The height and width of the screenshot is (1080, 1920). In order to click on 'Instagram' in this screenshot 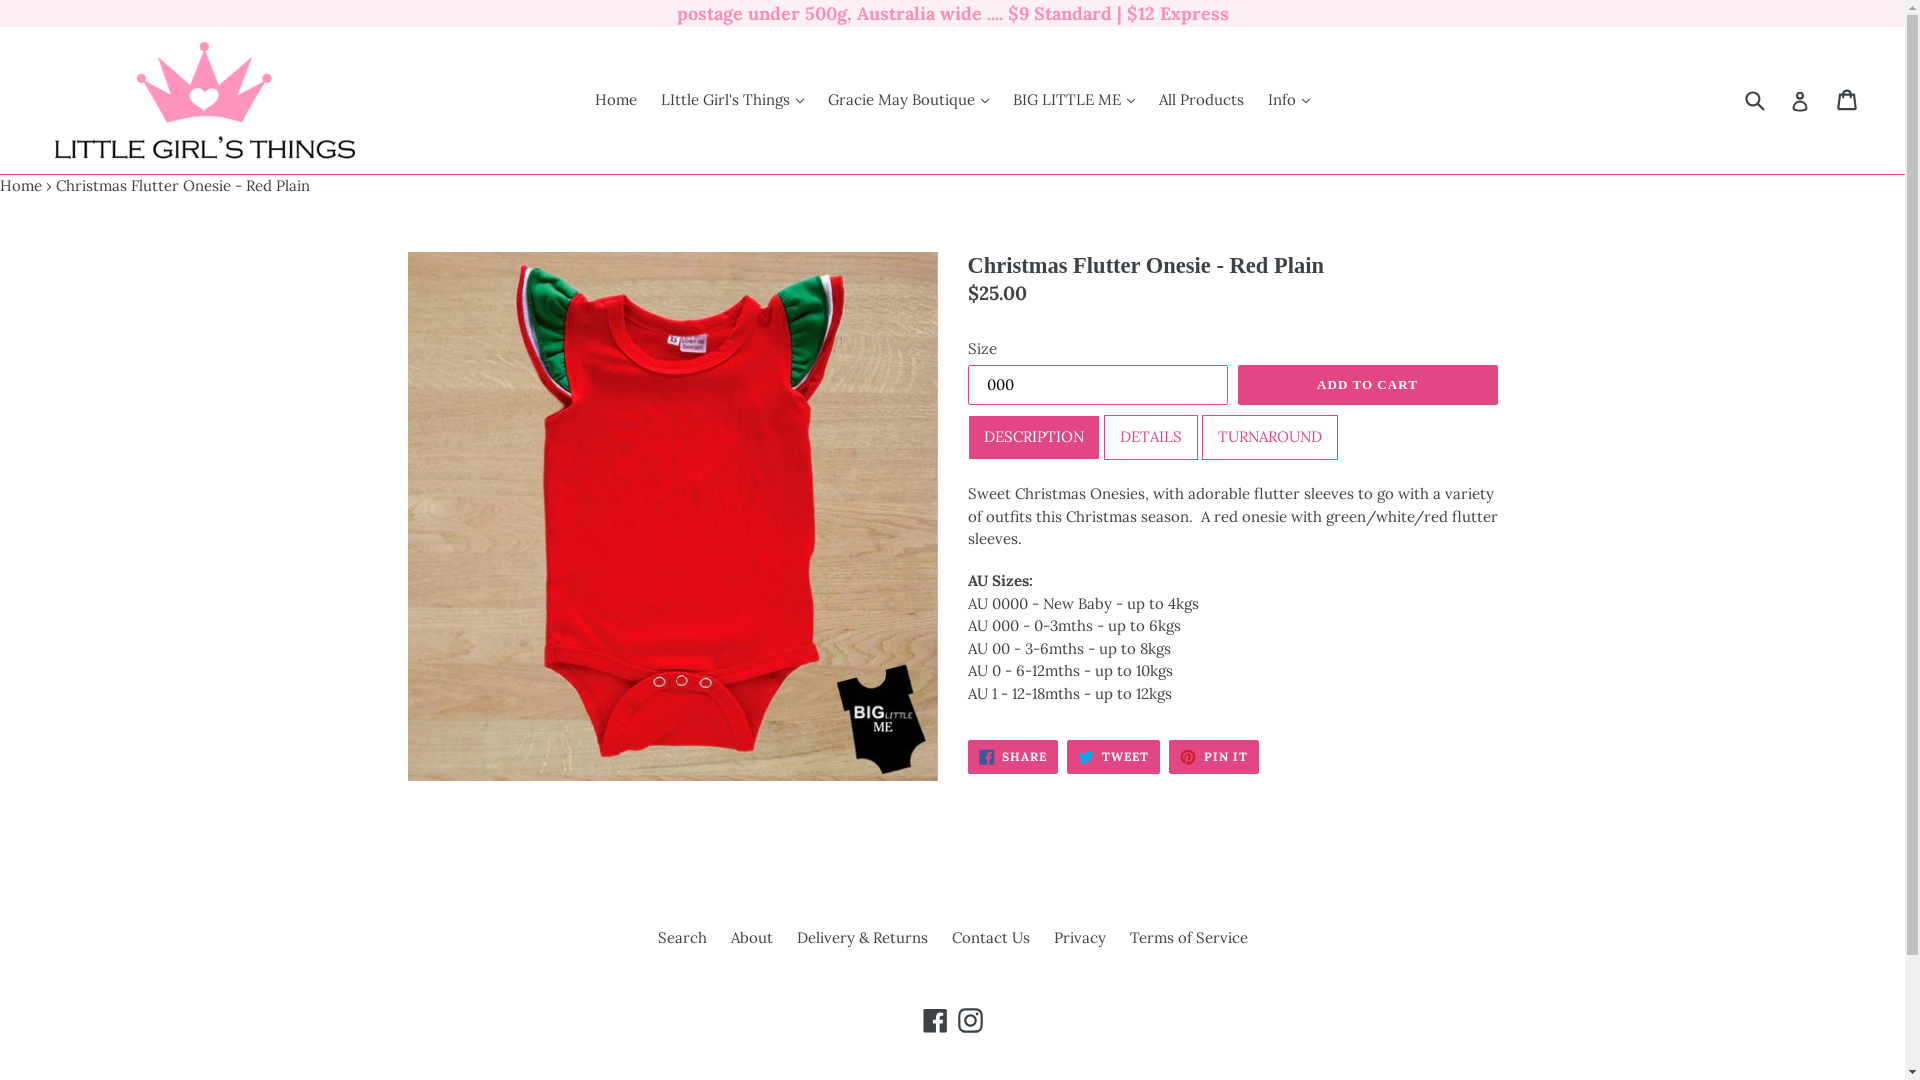, I will do `click(969, 1020)`.